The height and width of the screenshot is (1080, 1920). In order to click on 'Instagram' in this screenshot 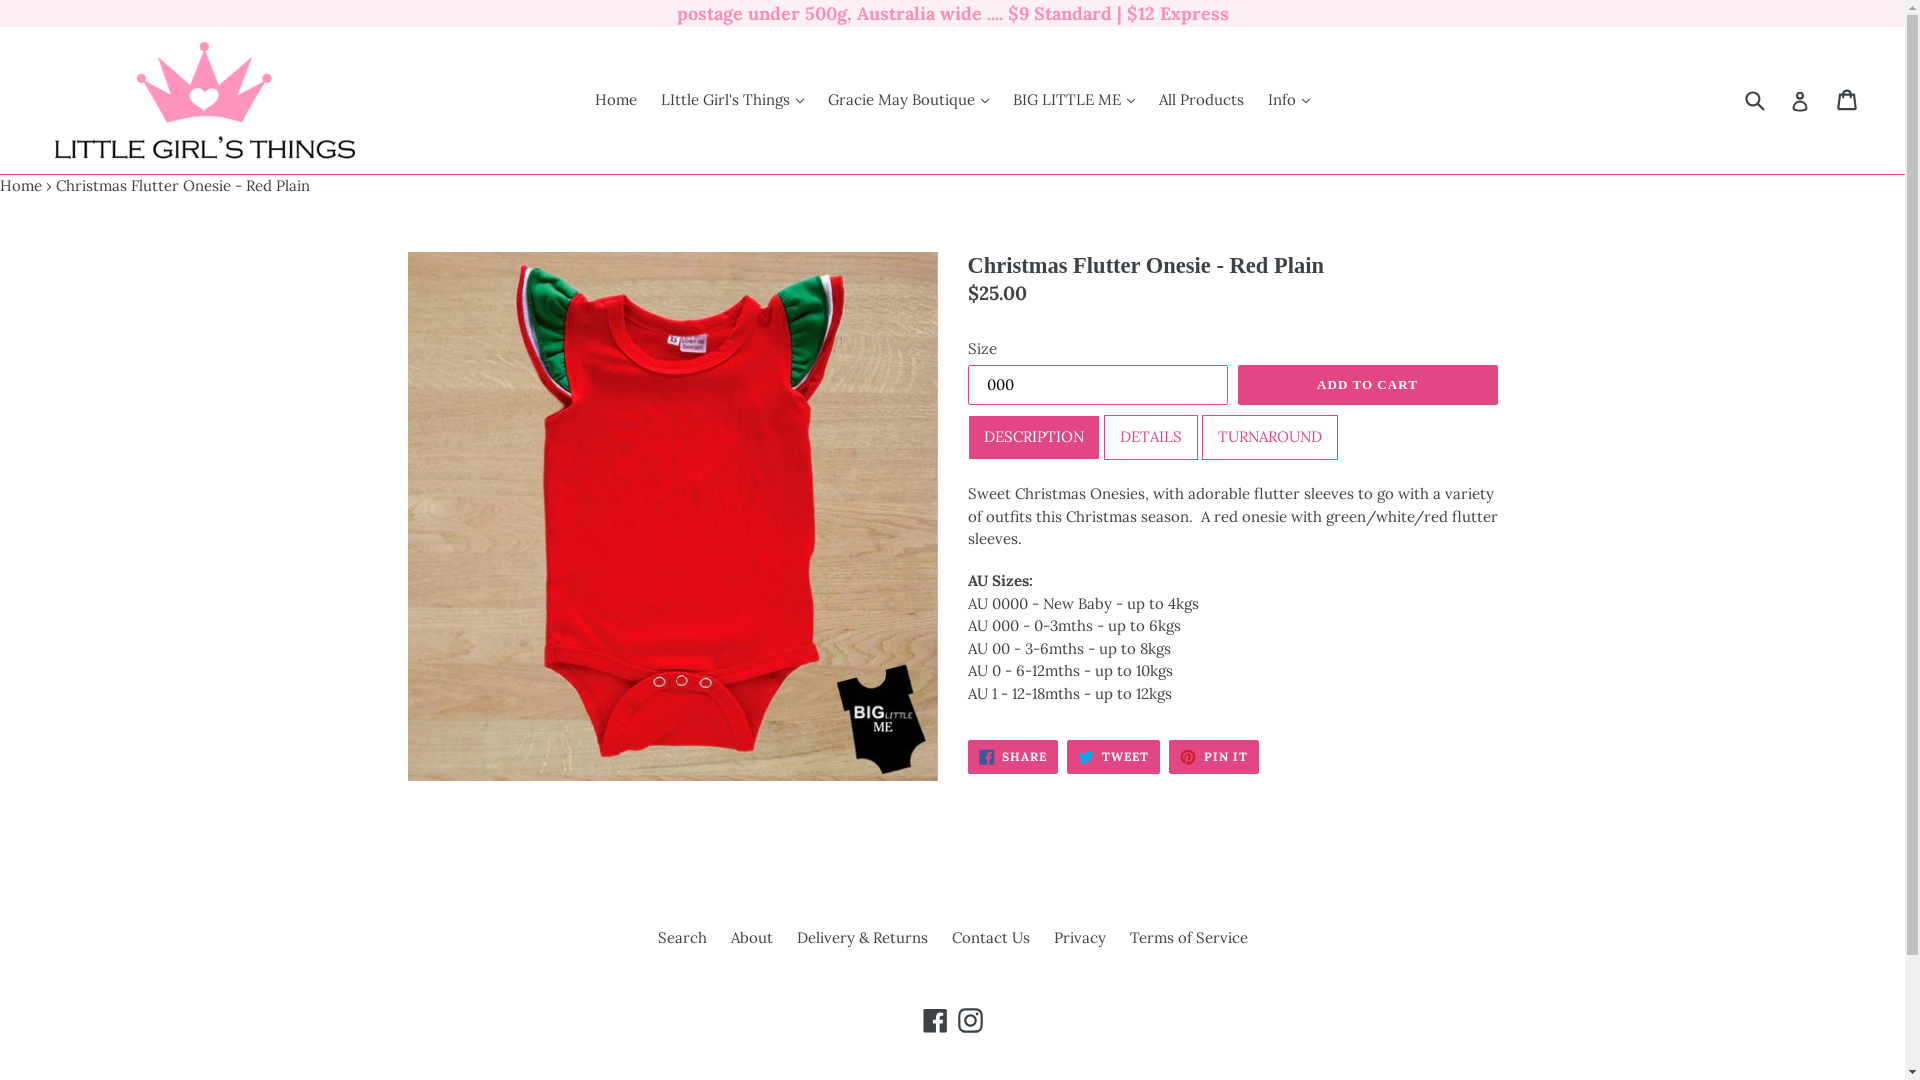, I will do `click(969, 1020)`.